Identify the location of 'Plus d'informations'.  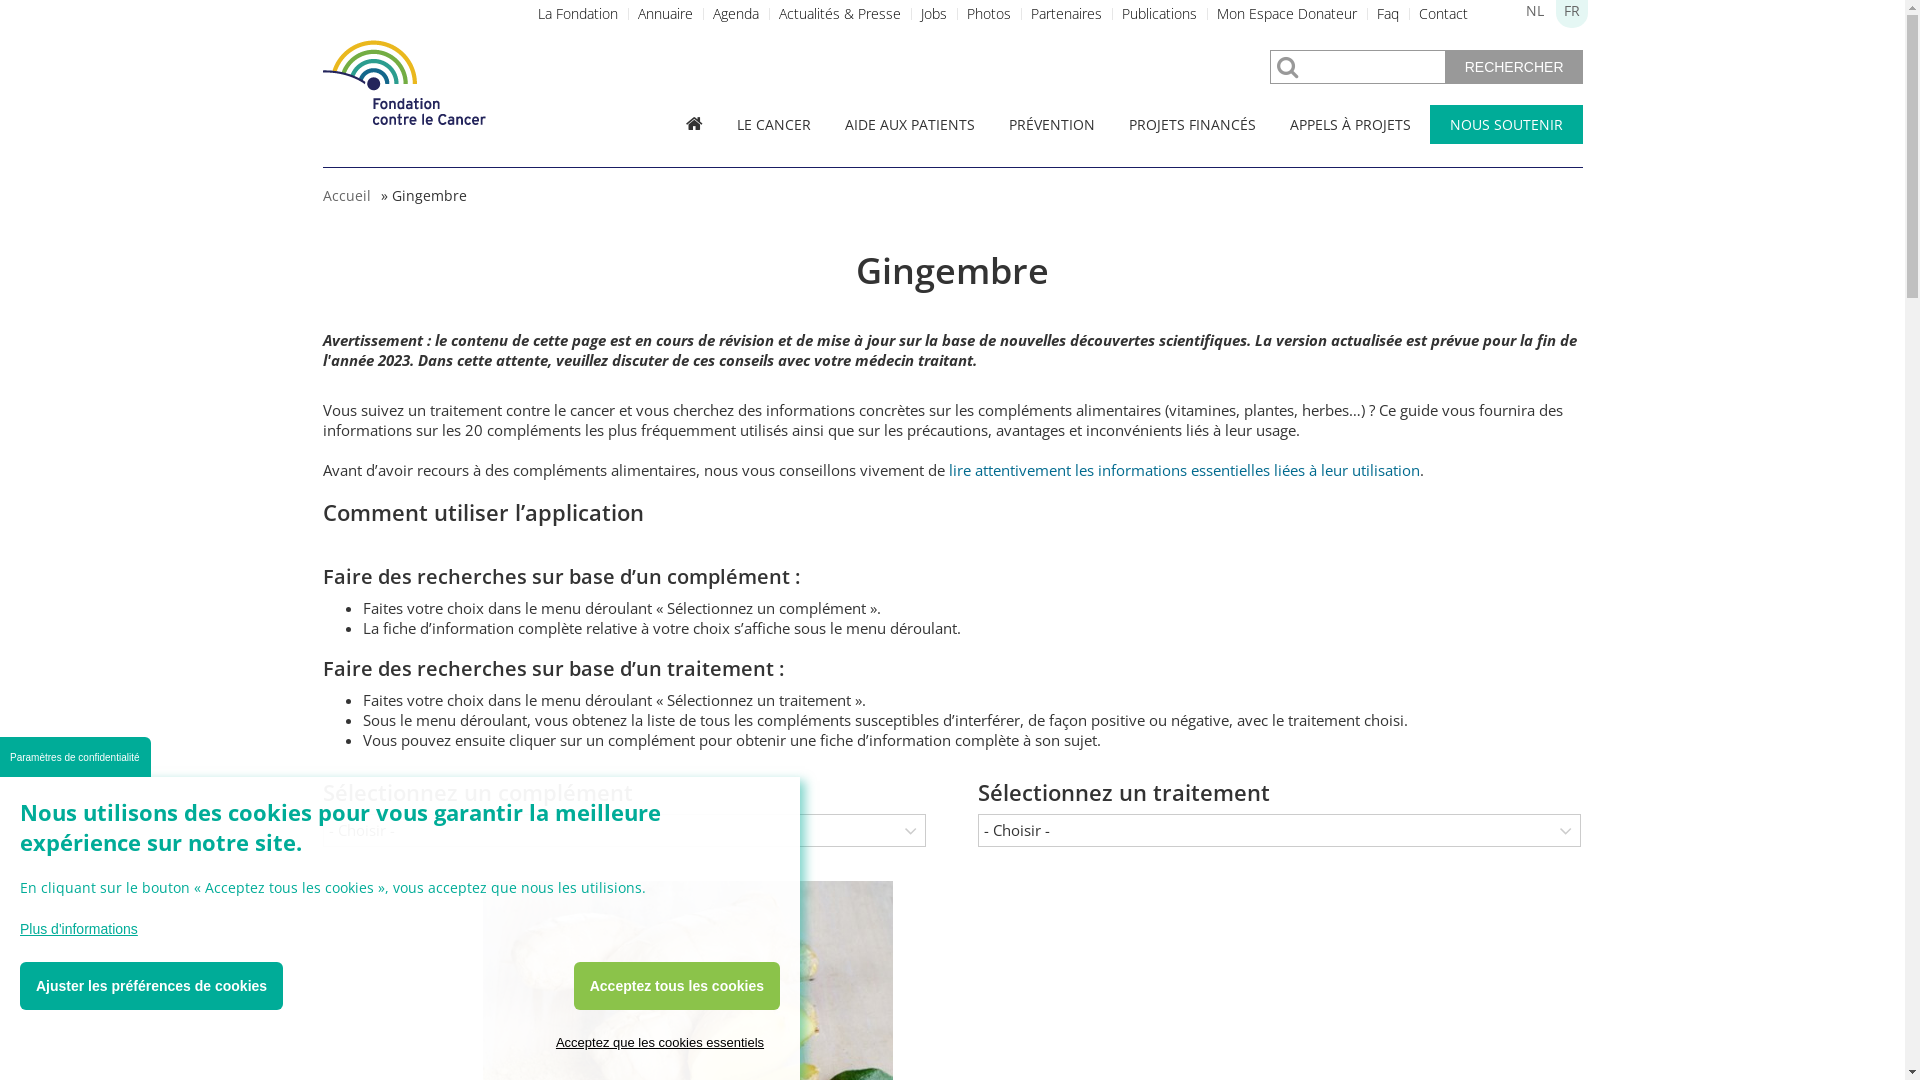
(78, 929).